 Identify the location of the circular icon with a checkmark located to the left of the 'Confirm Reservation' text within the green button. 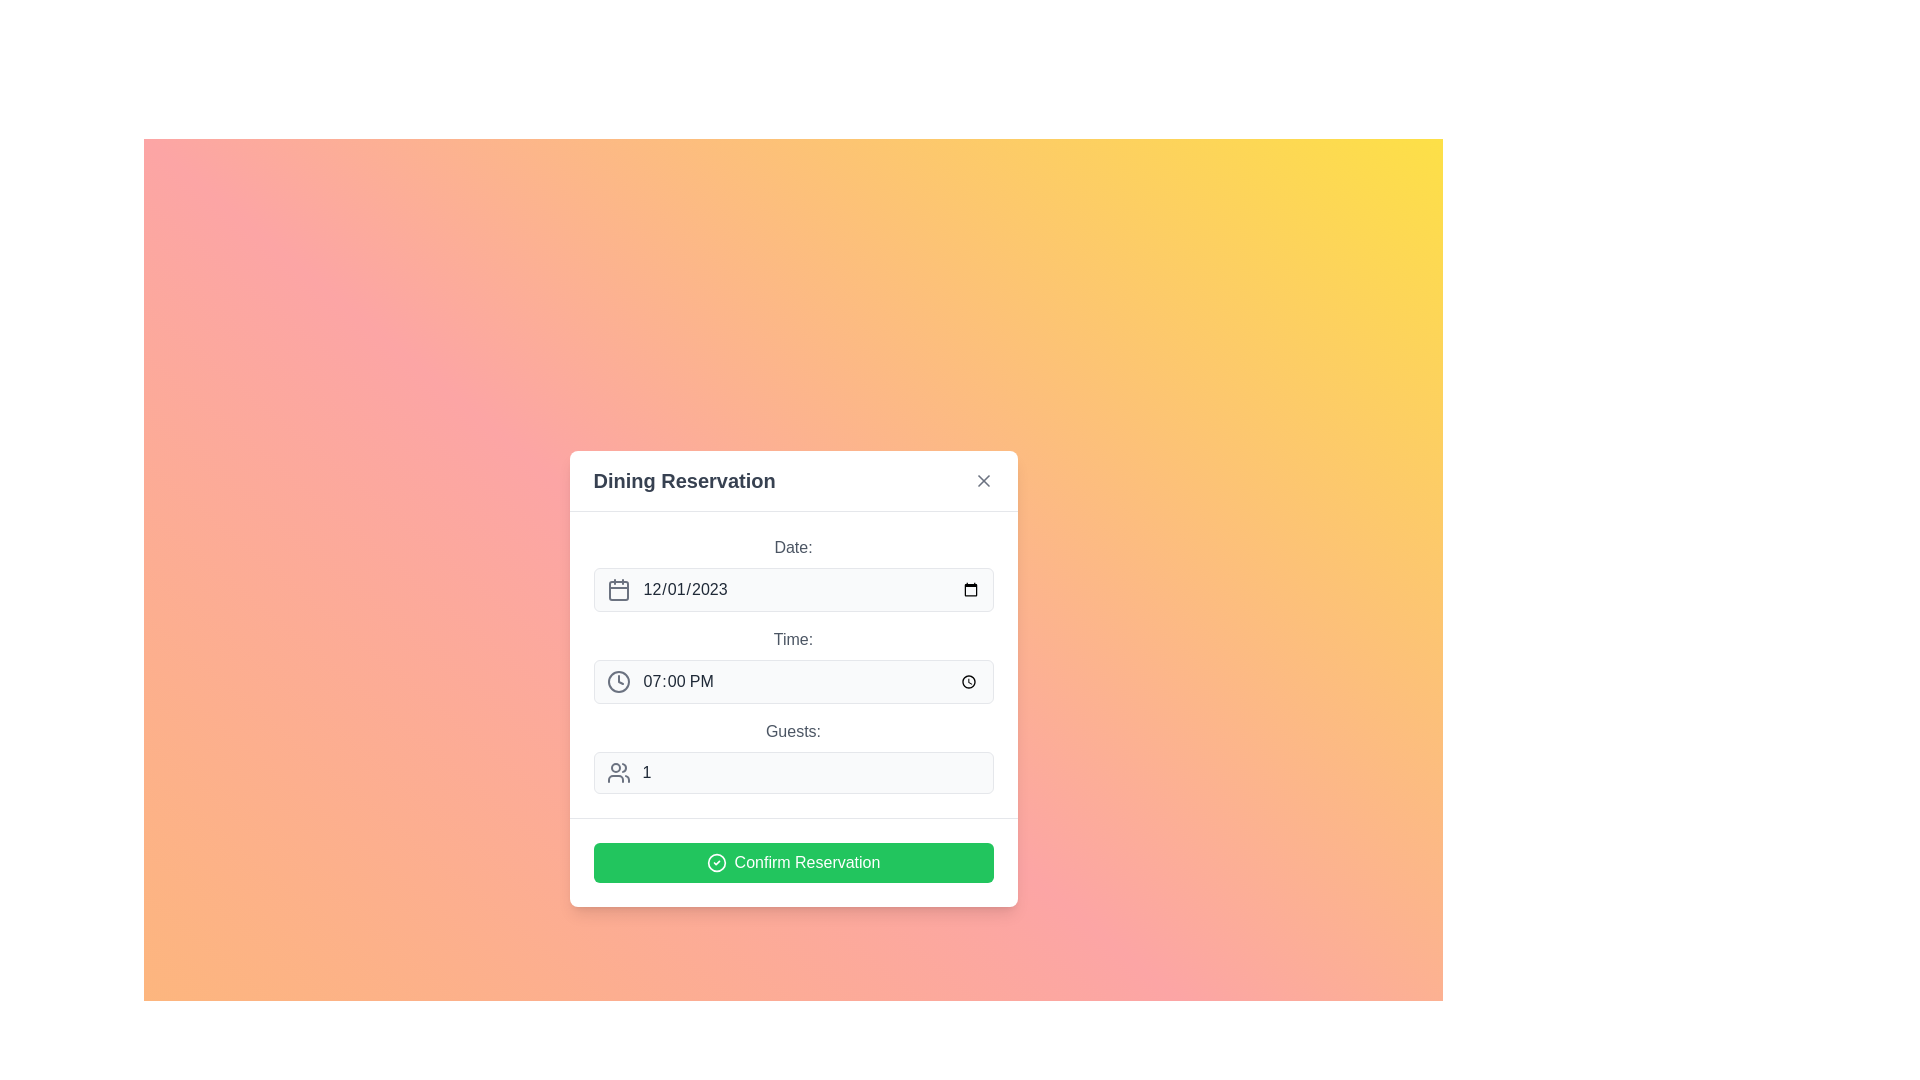
(716, 862).